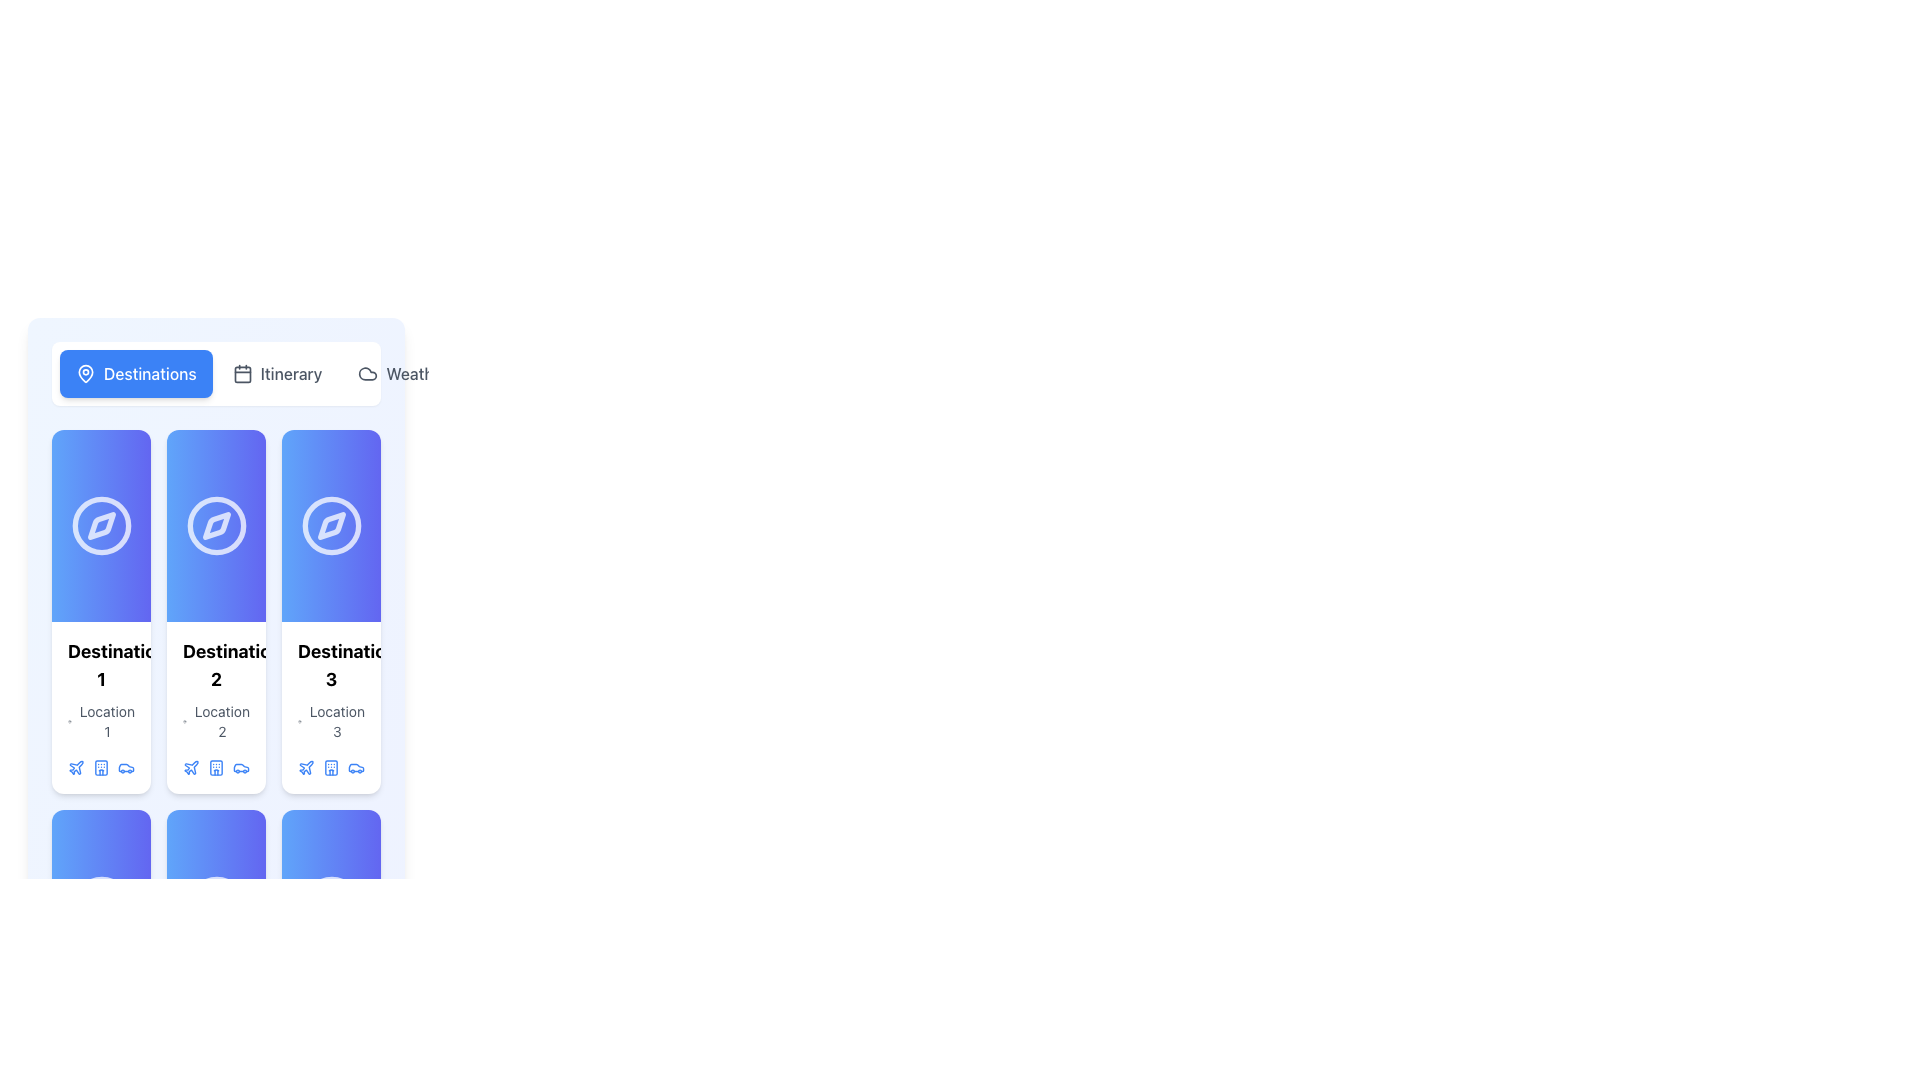 The width and height of the screenshot is (1920, 1080). Describe the element at coordinates (216, 524) in the screenshot. I see `the circular icon representing 'Destination 2' located in the middle column of the 'Destinations' section` at that location.